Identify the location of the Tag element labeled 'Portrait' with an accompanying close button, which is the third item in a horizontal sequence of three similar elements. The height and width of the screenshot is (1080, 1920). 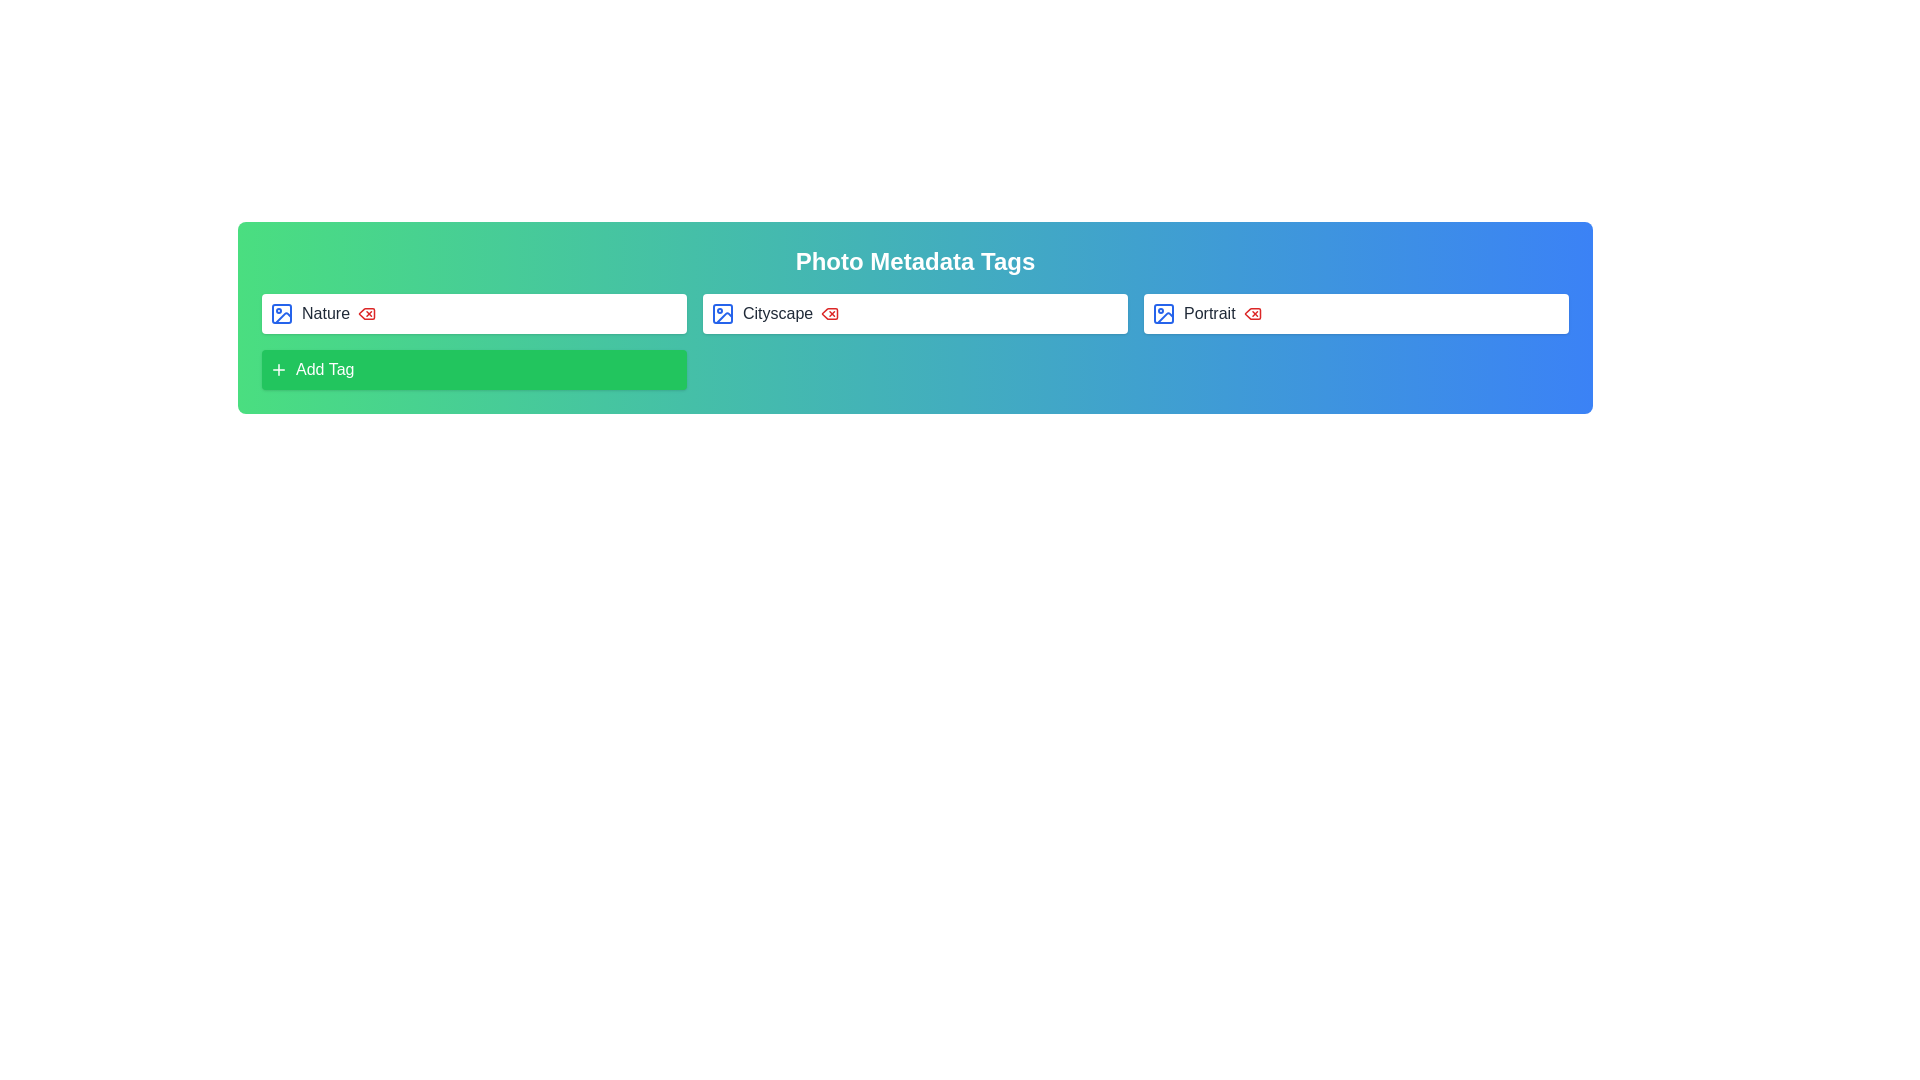
(1356, 313).